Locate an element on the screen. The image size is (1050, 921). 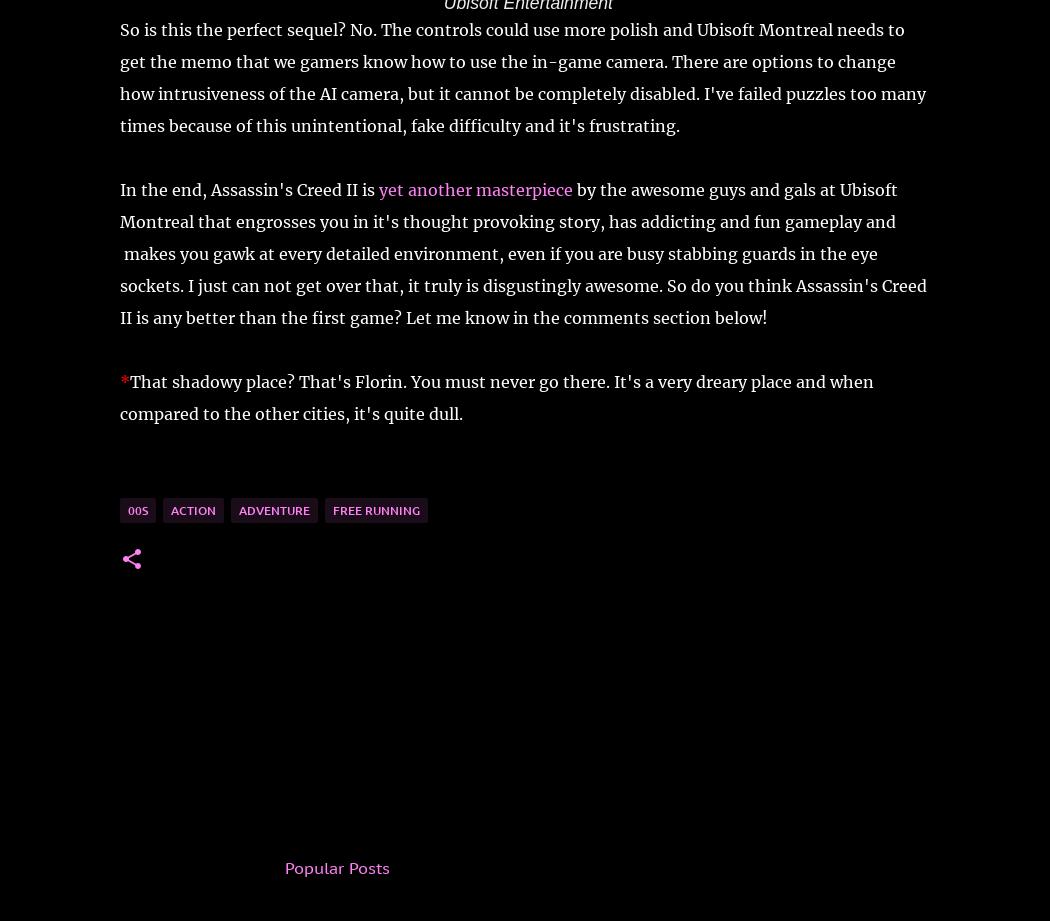
'Popular Posts' is located at coordinates (283, 866).